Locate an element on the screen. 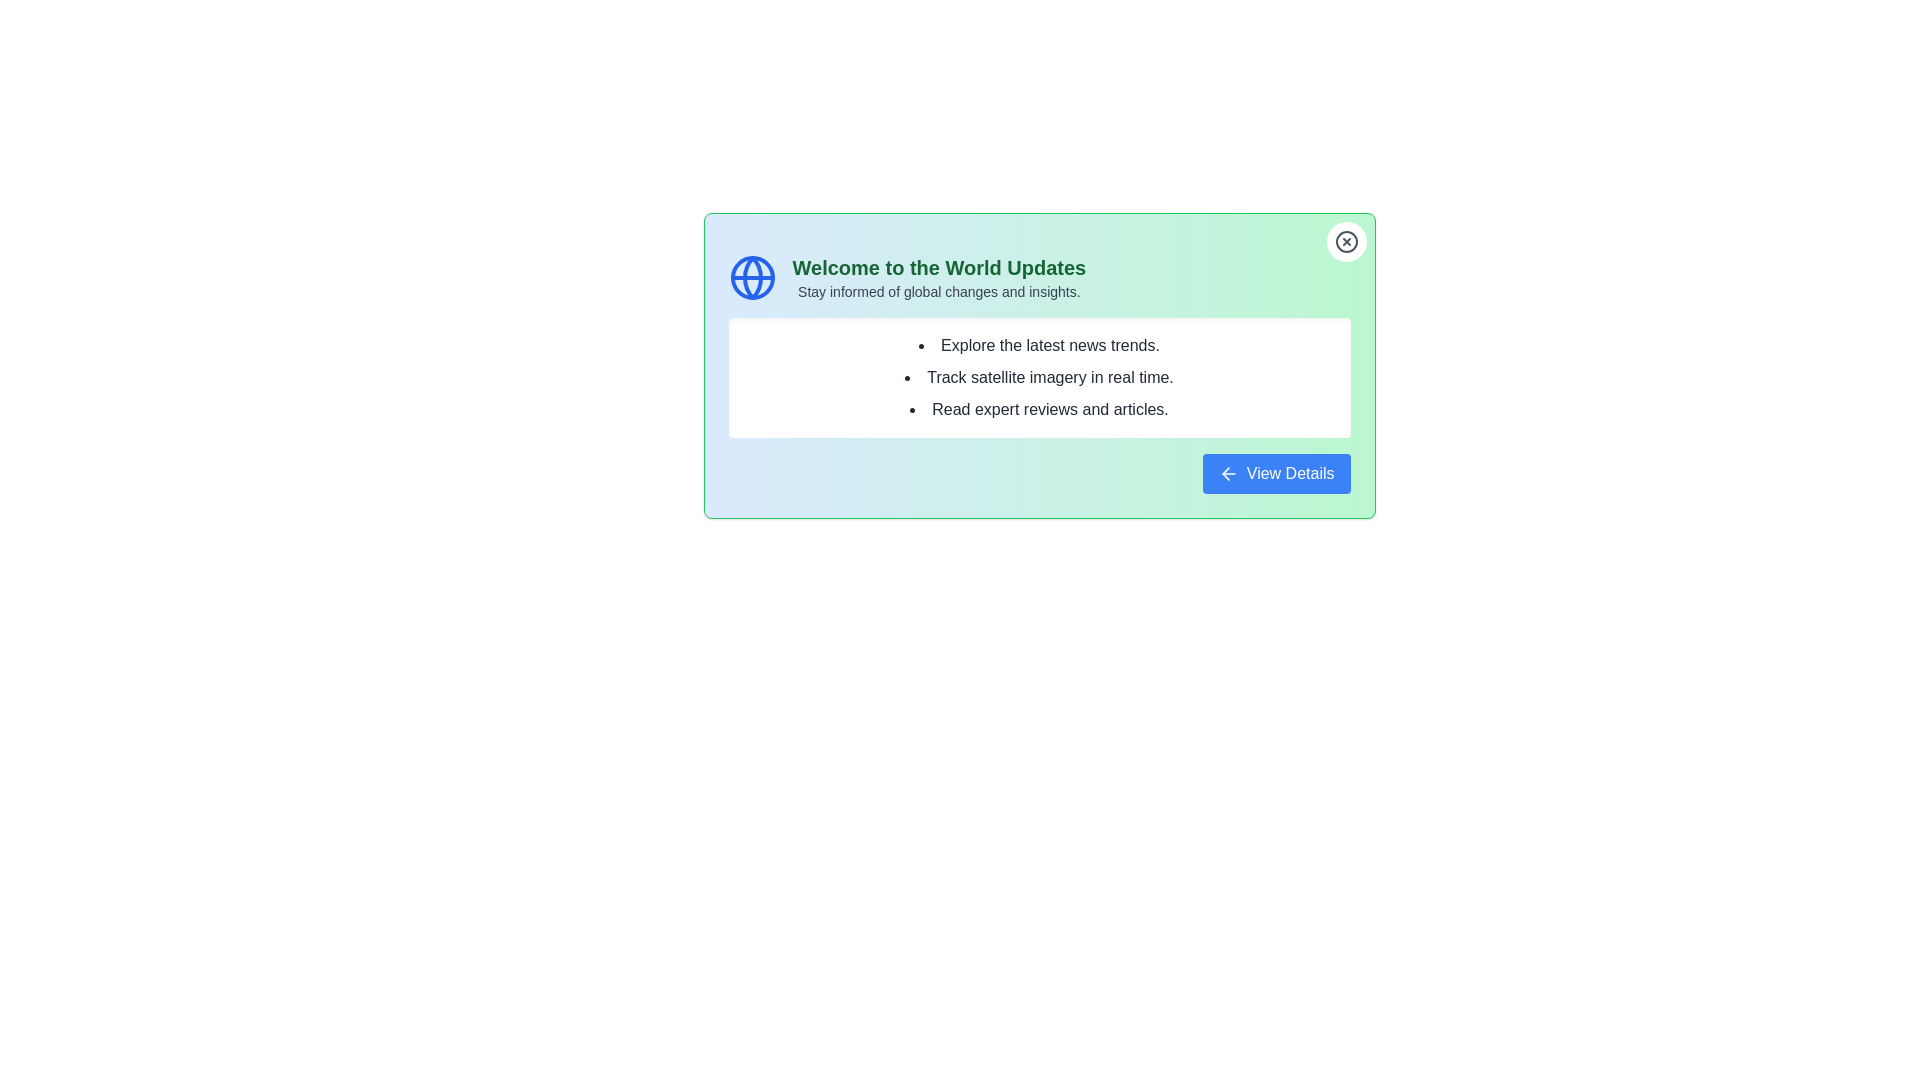 This screenshot has height=1080, width=1920. the 'View Details' button to navigate to the updates section is located at coordinates (1275, 474).